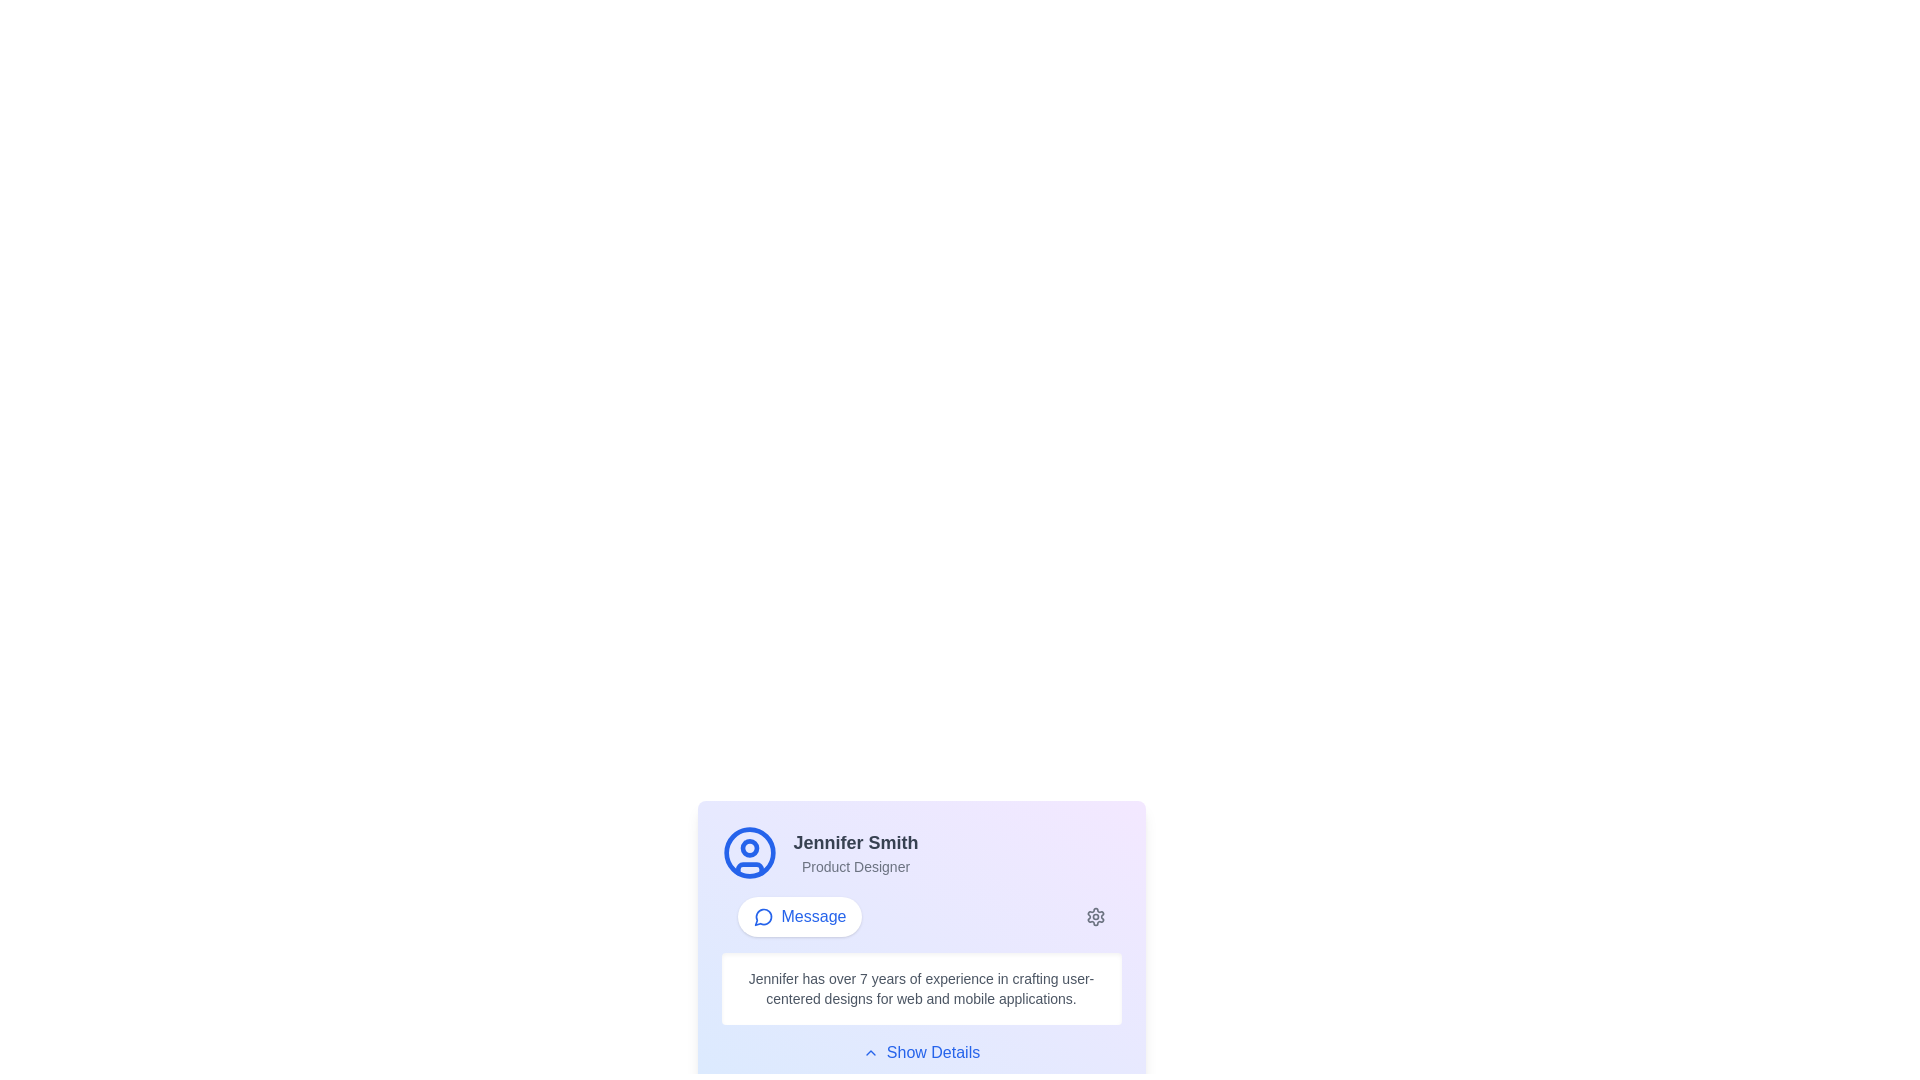  I want to click on the second circle element that represents the user's head in the profile icon within the SVG graphics, so click(748, 848).